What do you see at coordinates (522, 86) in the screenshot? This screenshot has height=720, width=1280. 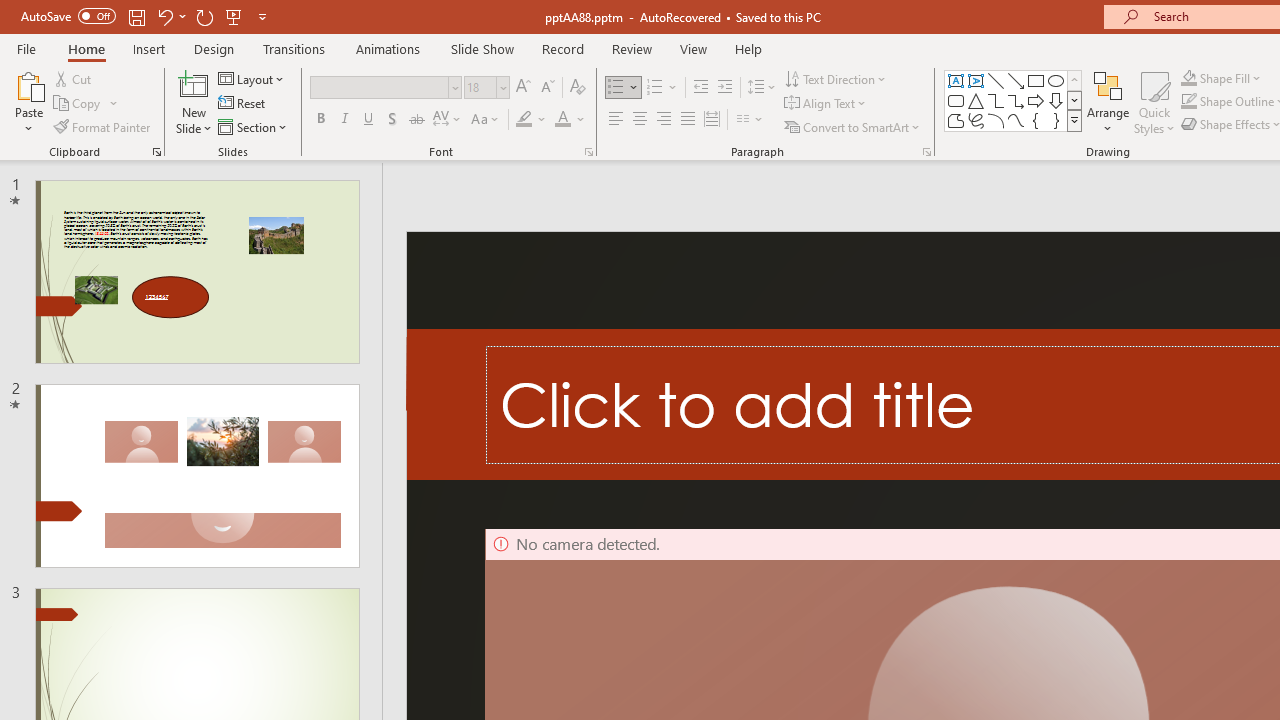 I see `'Increase Font Size'` at bounding box center [522, 86].